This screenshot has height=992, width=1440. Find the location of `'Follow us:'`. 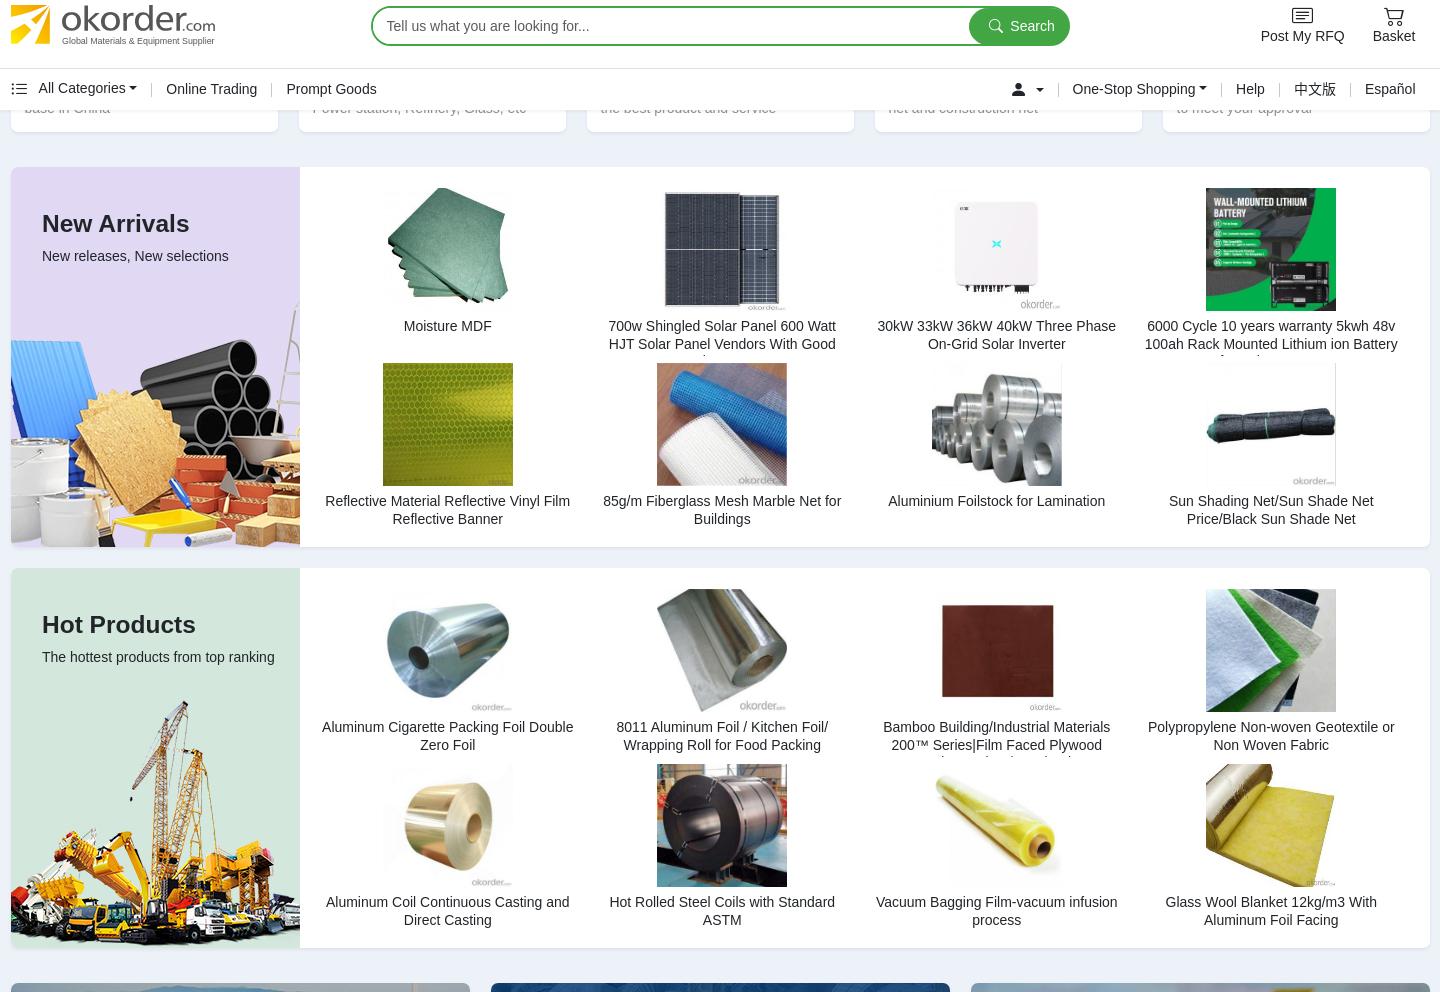

'Follow us:' is located at coordinates (1193, 842).